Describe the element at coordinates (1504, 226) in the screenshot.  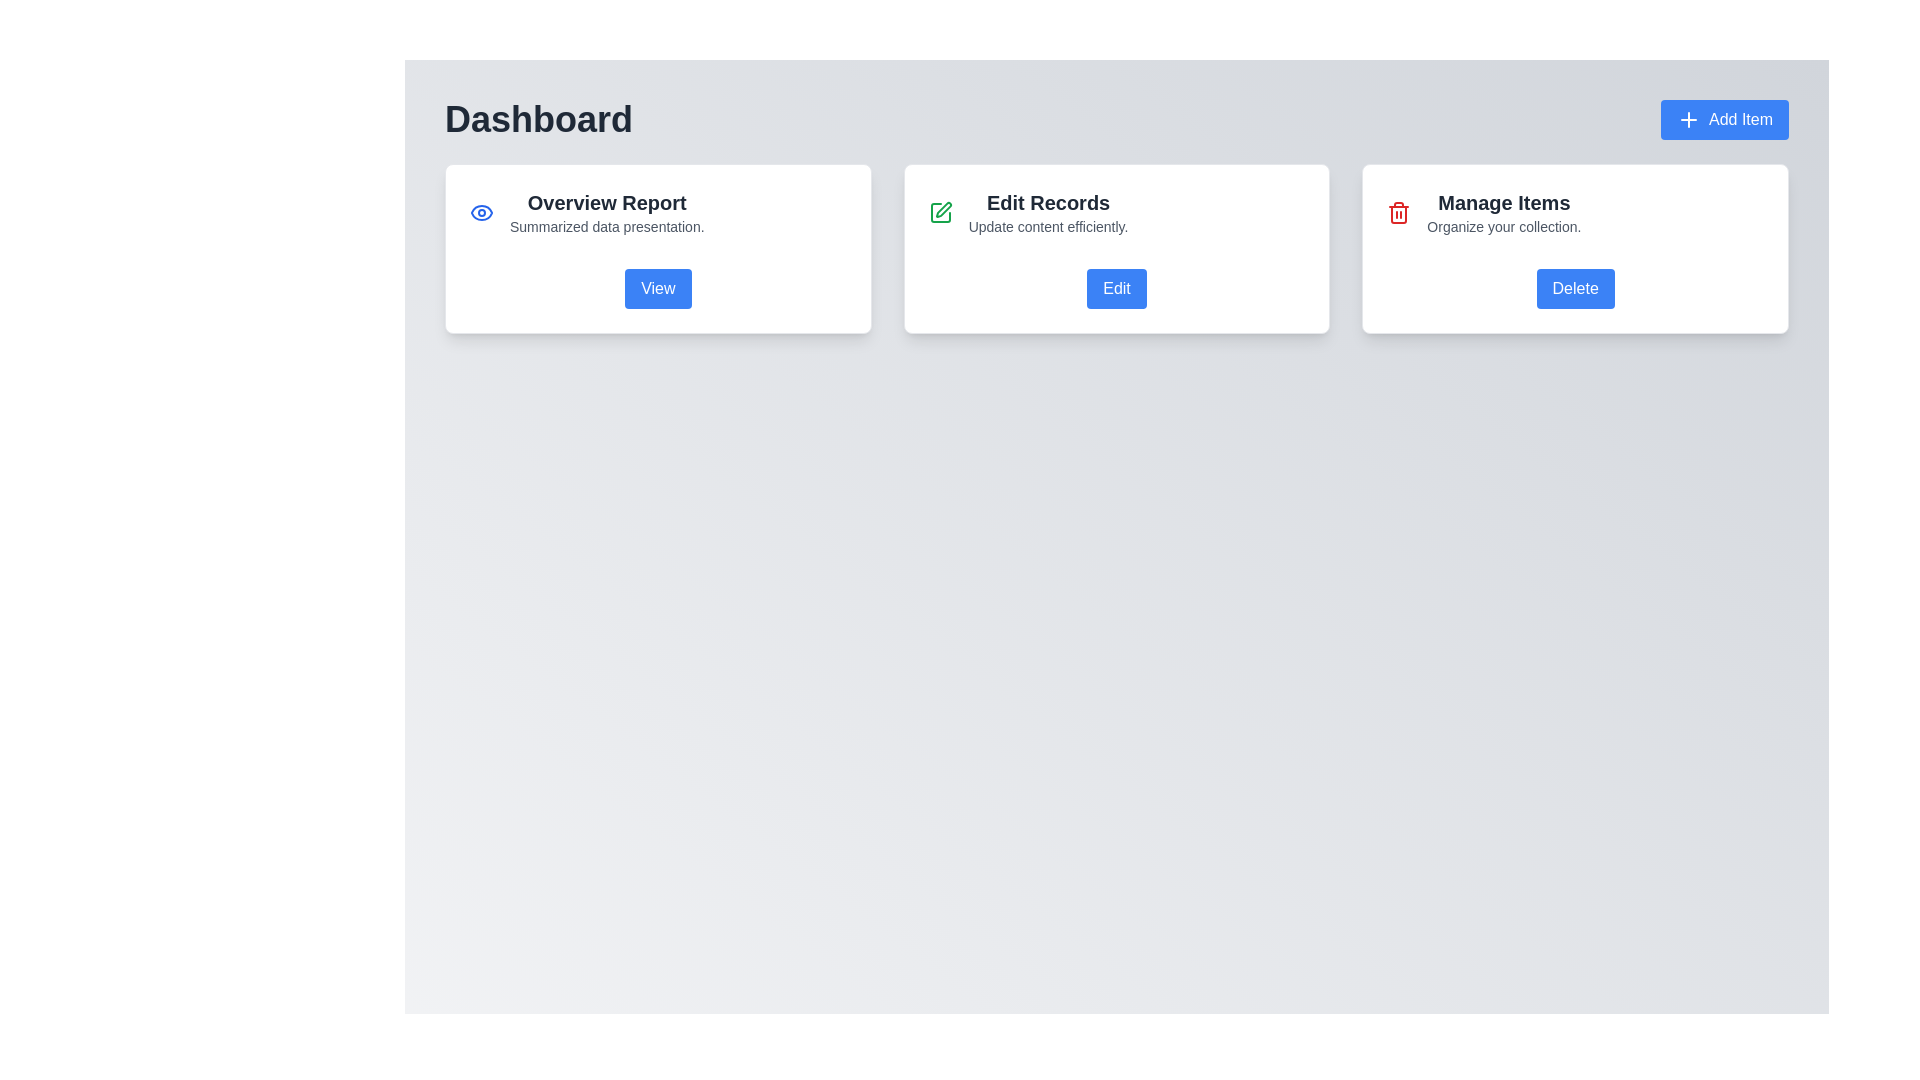
I see `the text label element reading 'Organize your collection.' which is styled in a small, gray font and located below the 'Manage Items' heading in the rightmost card of a three-card layout` at that location.